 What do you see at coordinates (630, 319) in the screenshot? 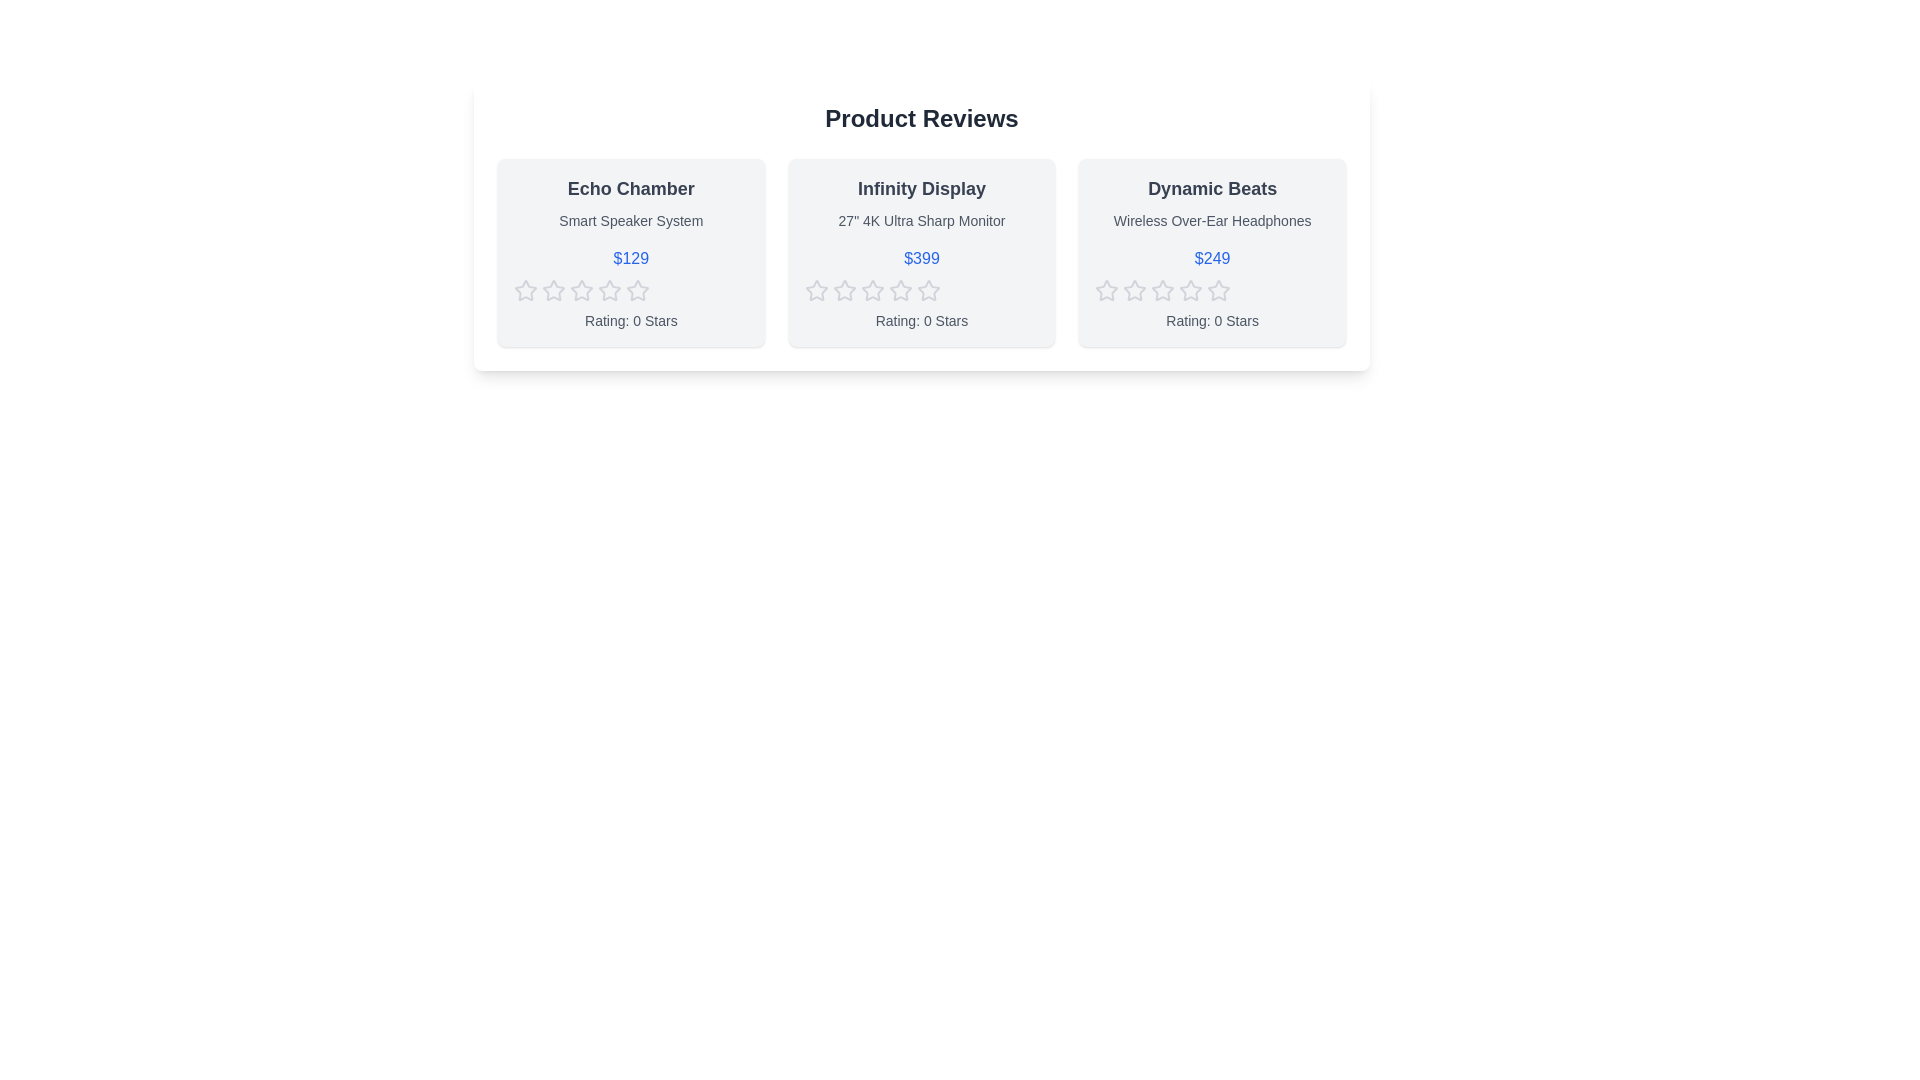
I see `the text label displaying 'Rating: 0 Stars' located at the bottom of the product card for 'Echo Chamber'` at bounding box center [630, 319].